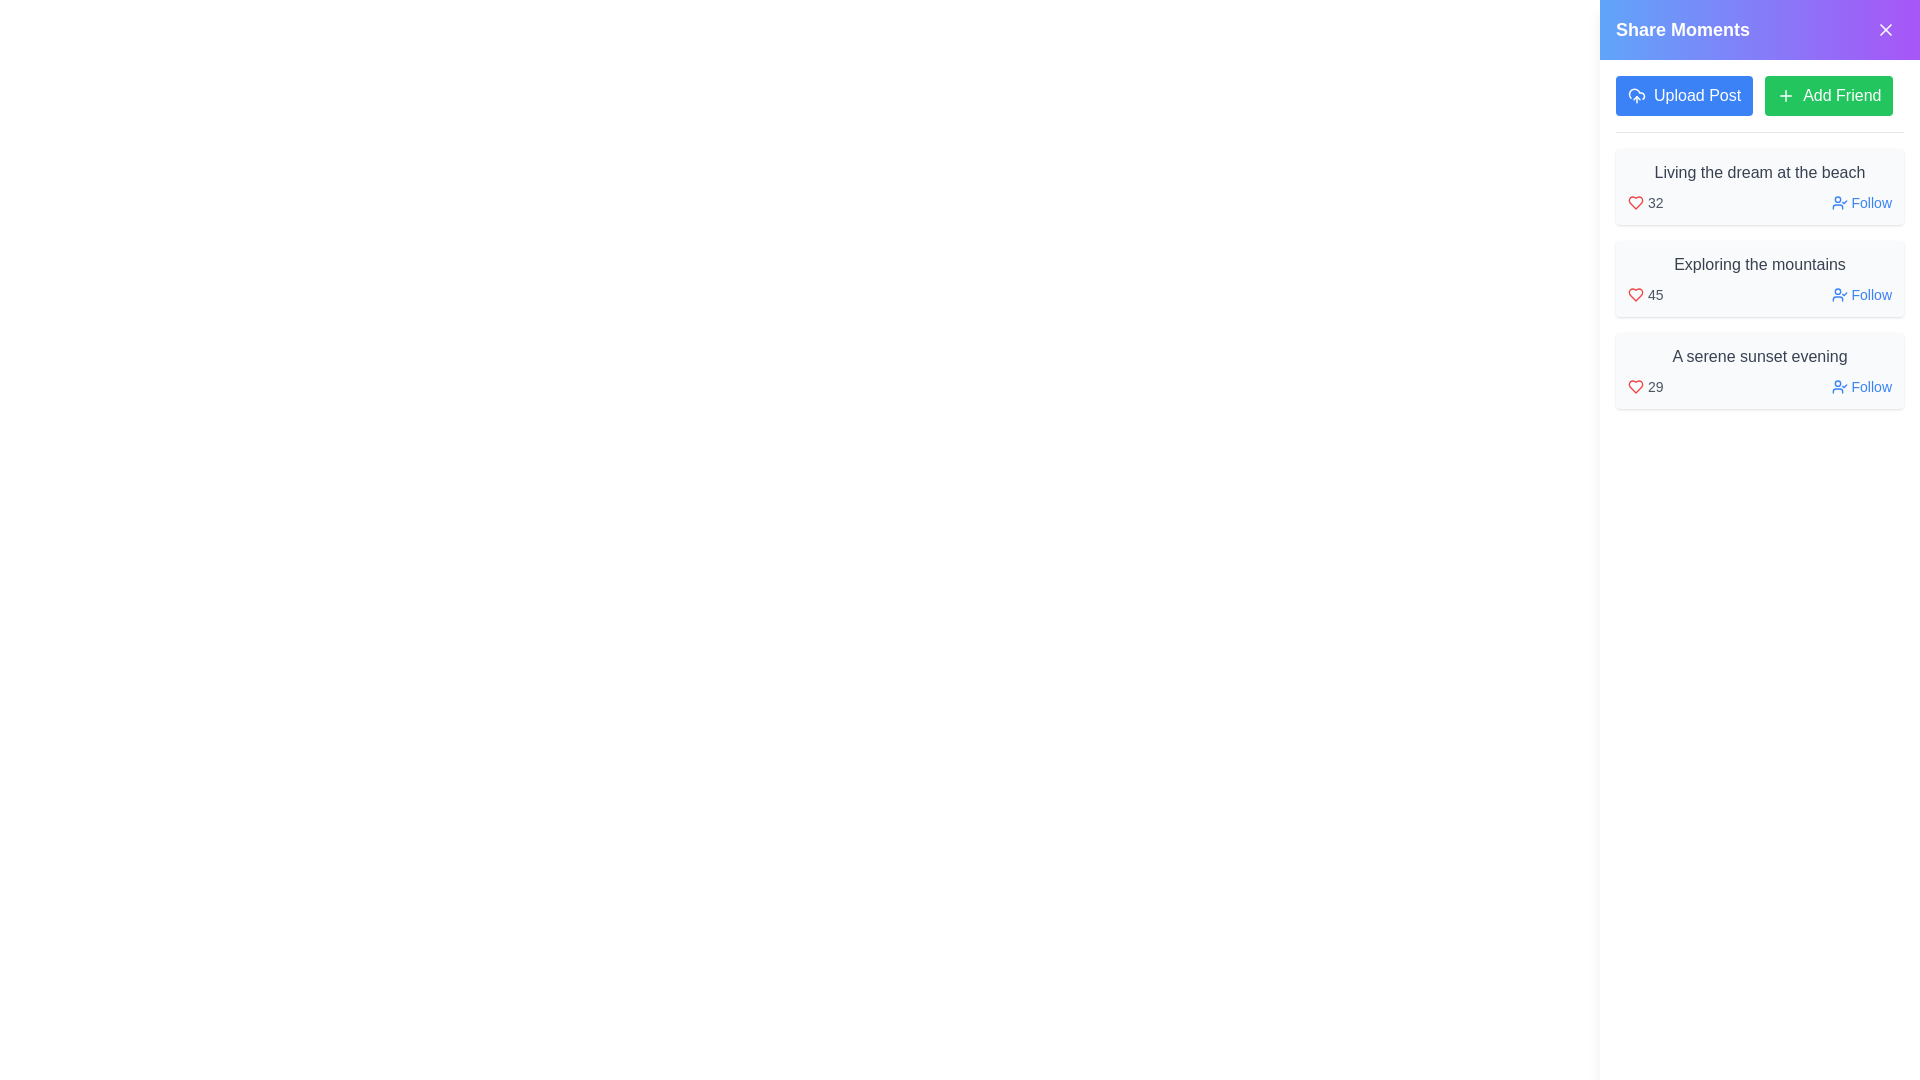 This screenshot has width=1920, height=1080. What do you see at coordinates (1860, 386) in the screenshot?
I see `the 'Follow' button located in the card labeled 'A serene sunset evening', aligned to the right of the text '29', which allows users to follow the associated account or topic` at bounding box center [1860, 386].